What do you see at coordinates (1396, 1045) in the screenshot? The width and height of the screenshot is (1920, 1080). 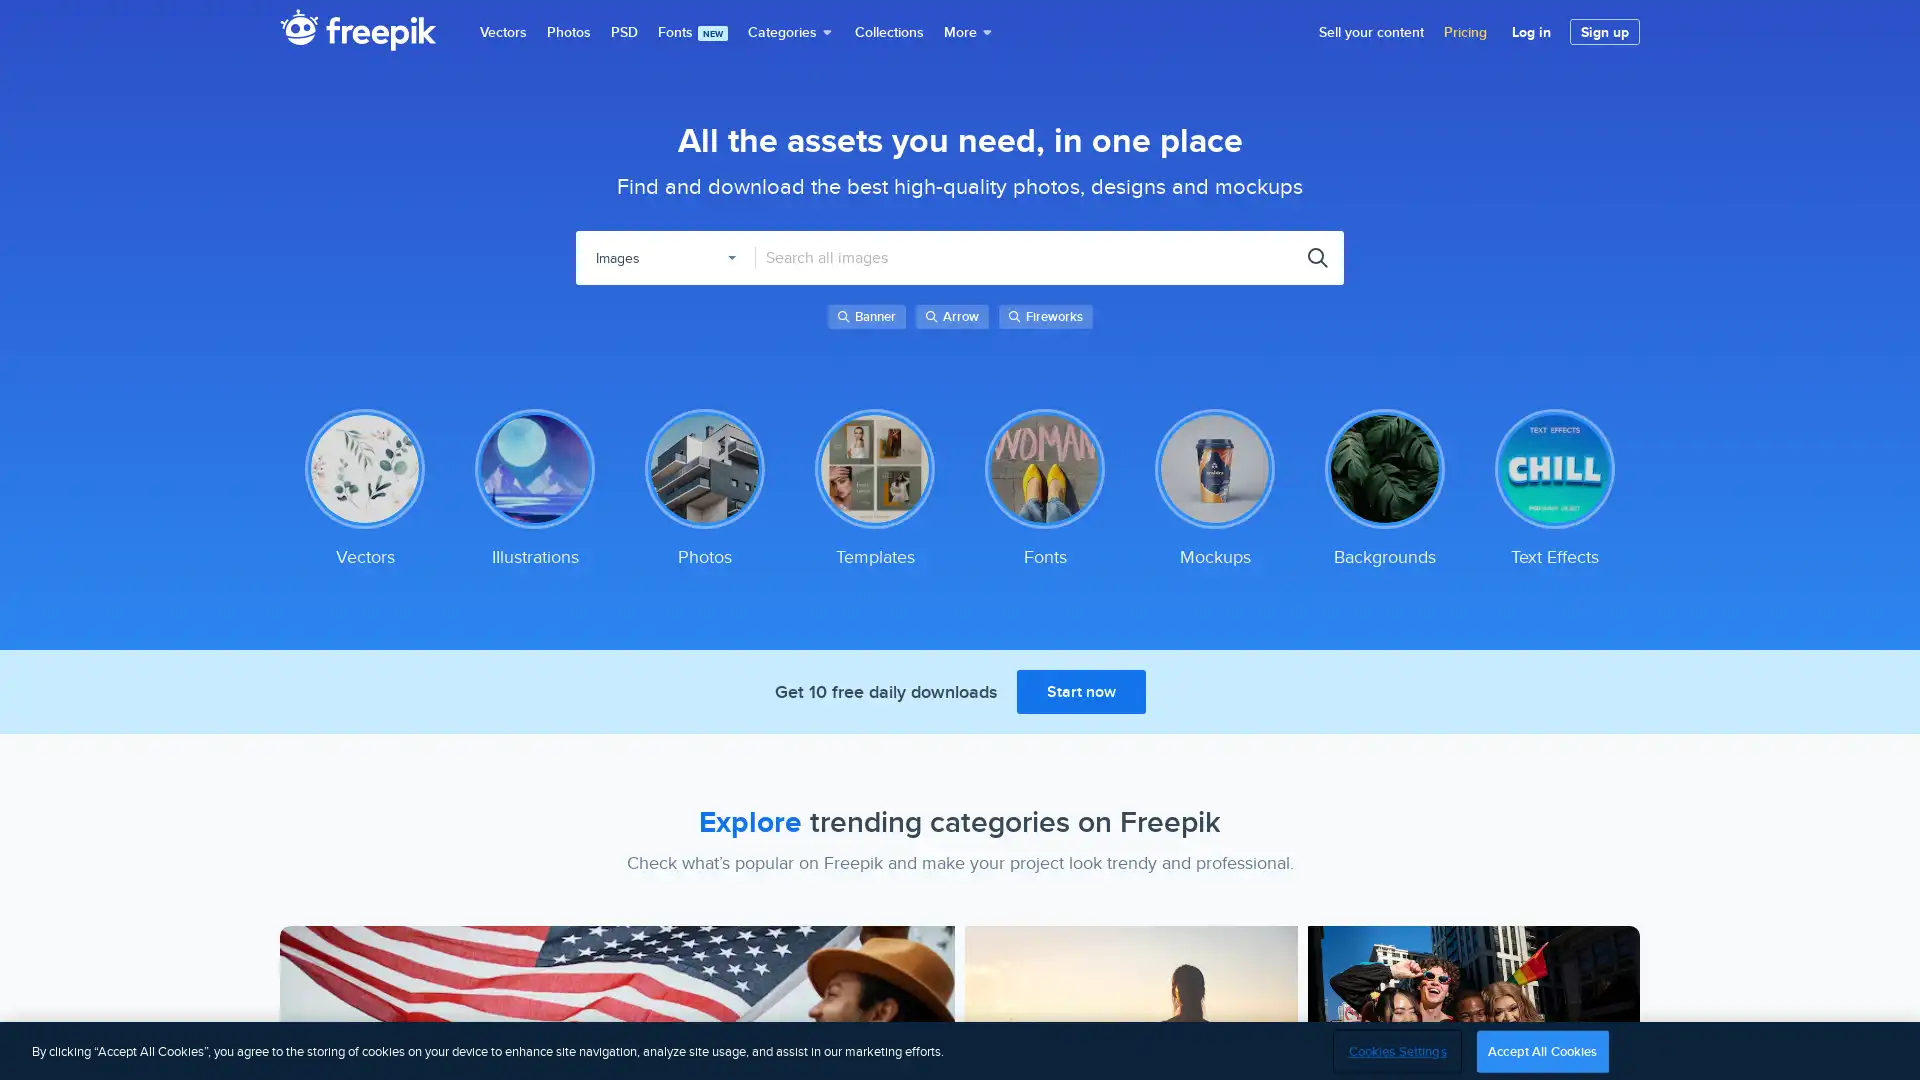 I see `Cookies Settings` at bounding box center [1396, 1045].